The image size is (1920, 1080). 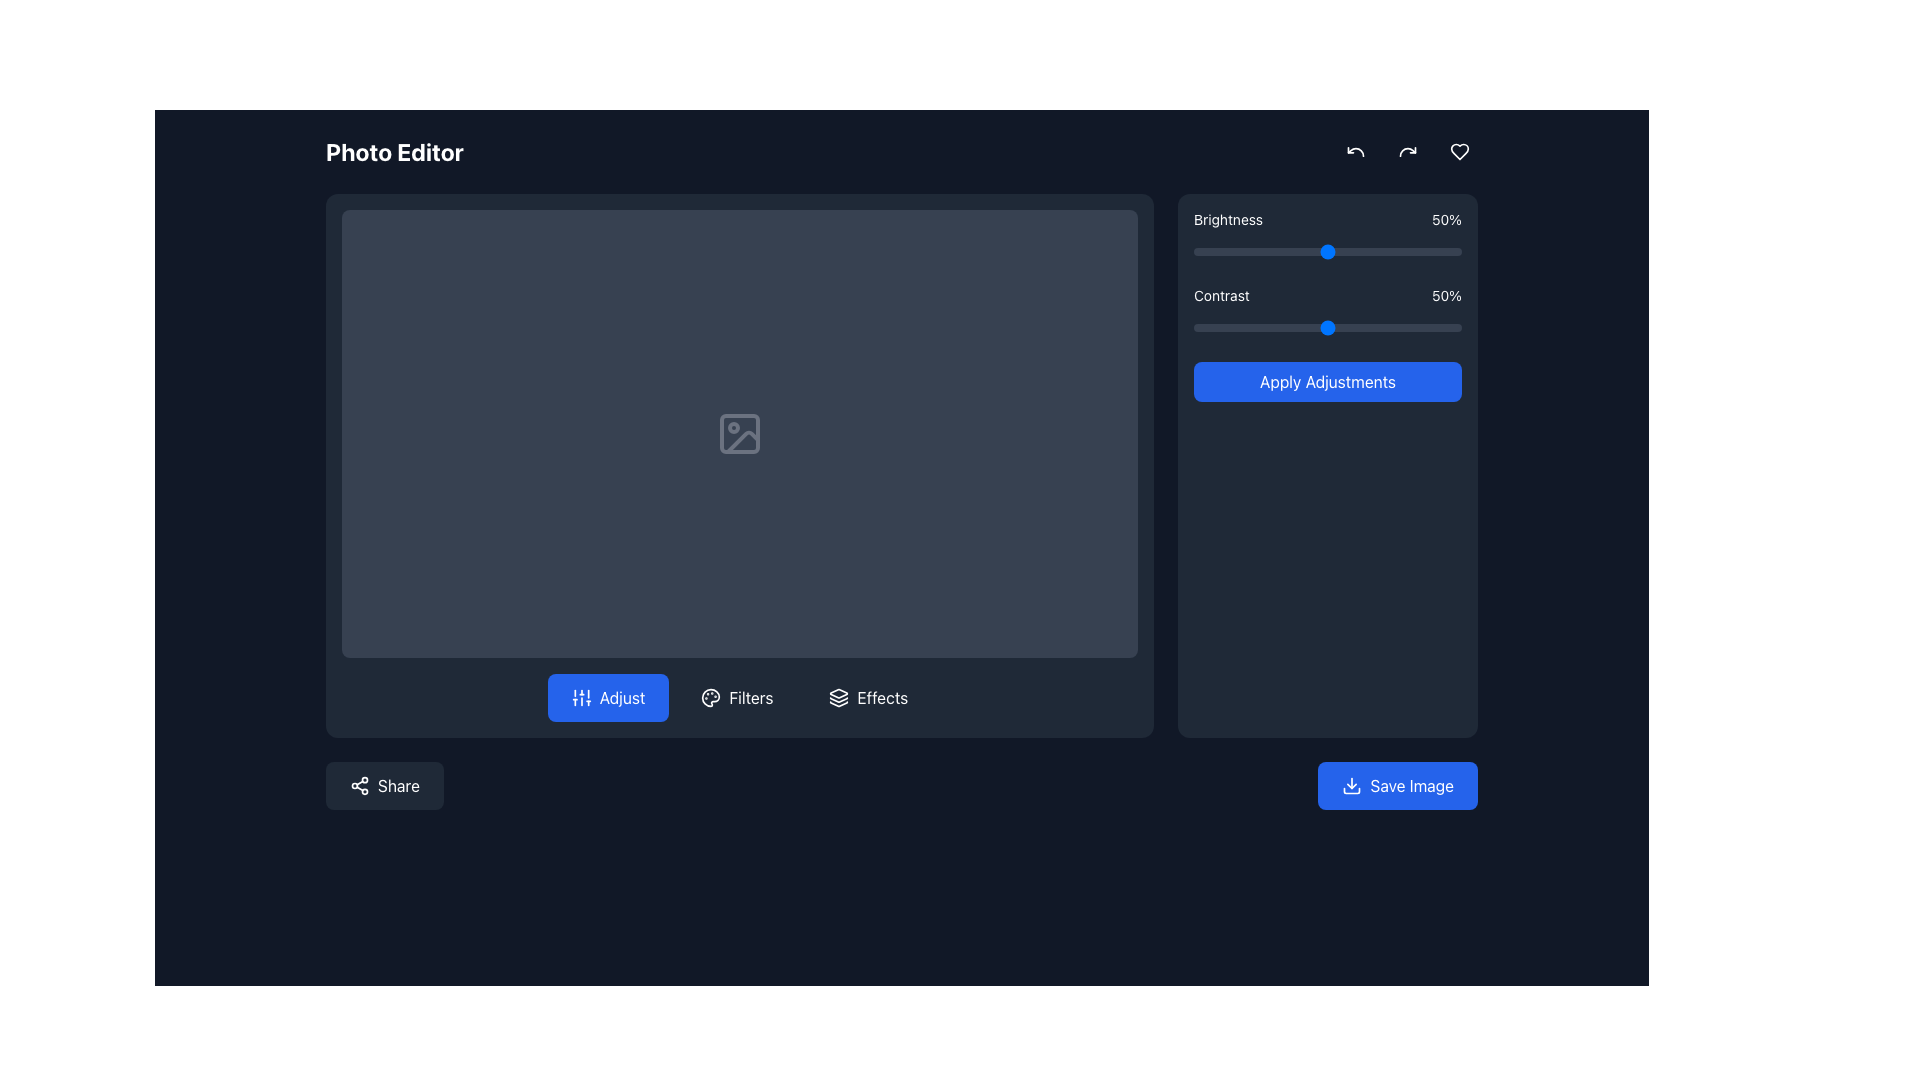 What do you see at coordinates (868, 696) in the screenshot?
I see `the 'Effects' button, which has a dark background, white text, and a stack-like icon to its left, located at the bottom center of the interface` at bounding box center [868, 696].